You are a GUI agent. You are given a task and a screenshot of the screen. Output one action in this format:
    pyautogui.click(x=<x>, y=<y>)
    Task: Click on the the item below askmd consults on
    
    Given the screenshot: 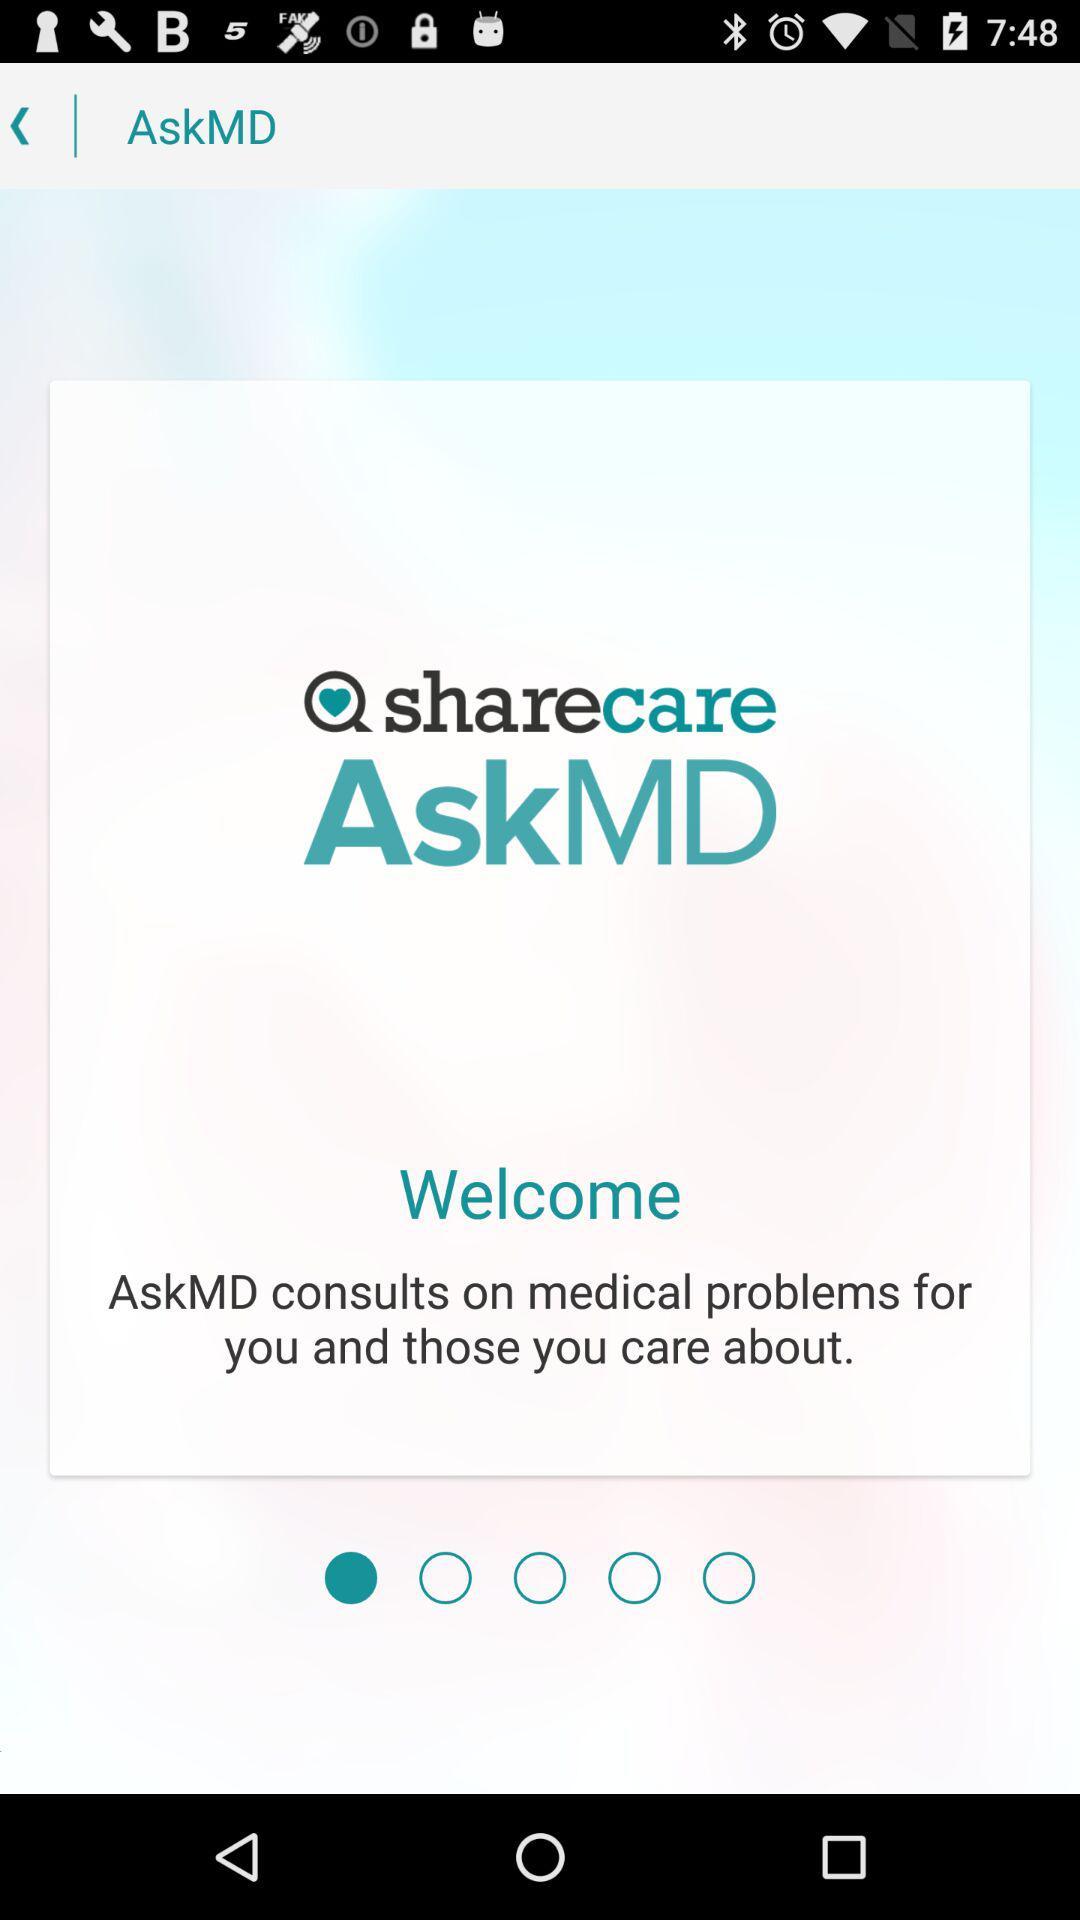 What is the action you would take?
    pyautogui.click(x=729, y=1577)
    